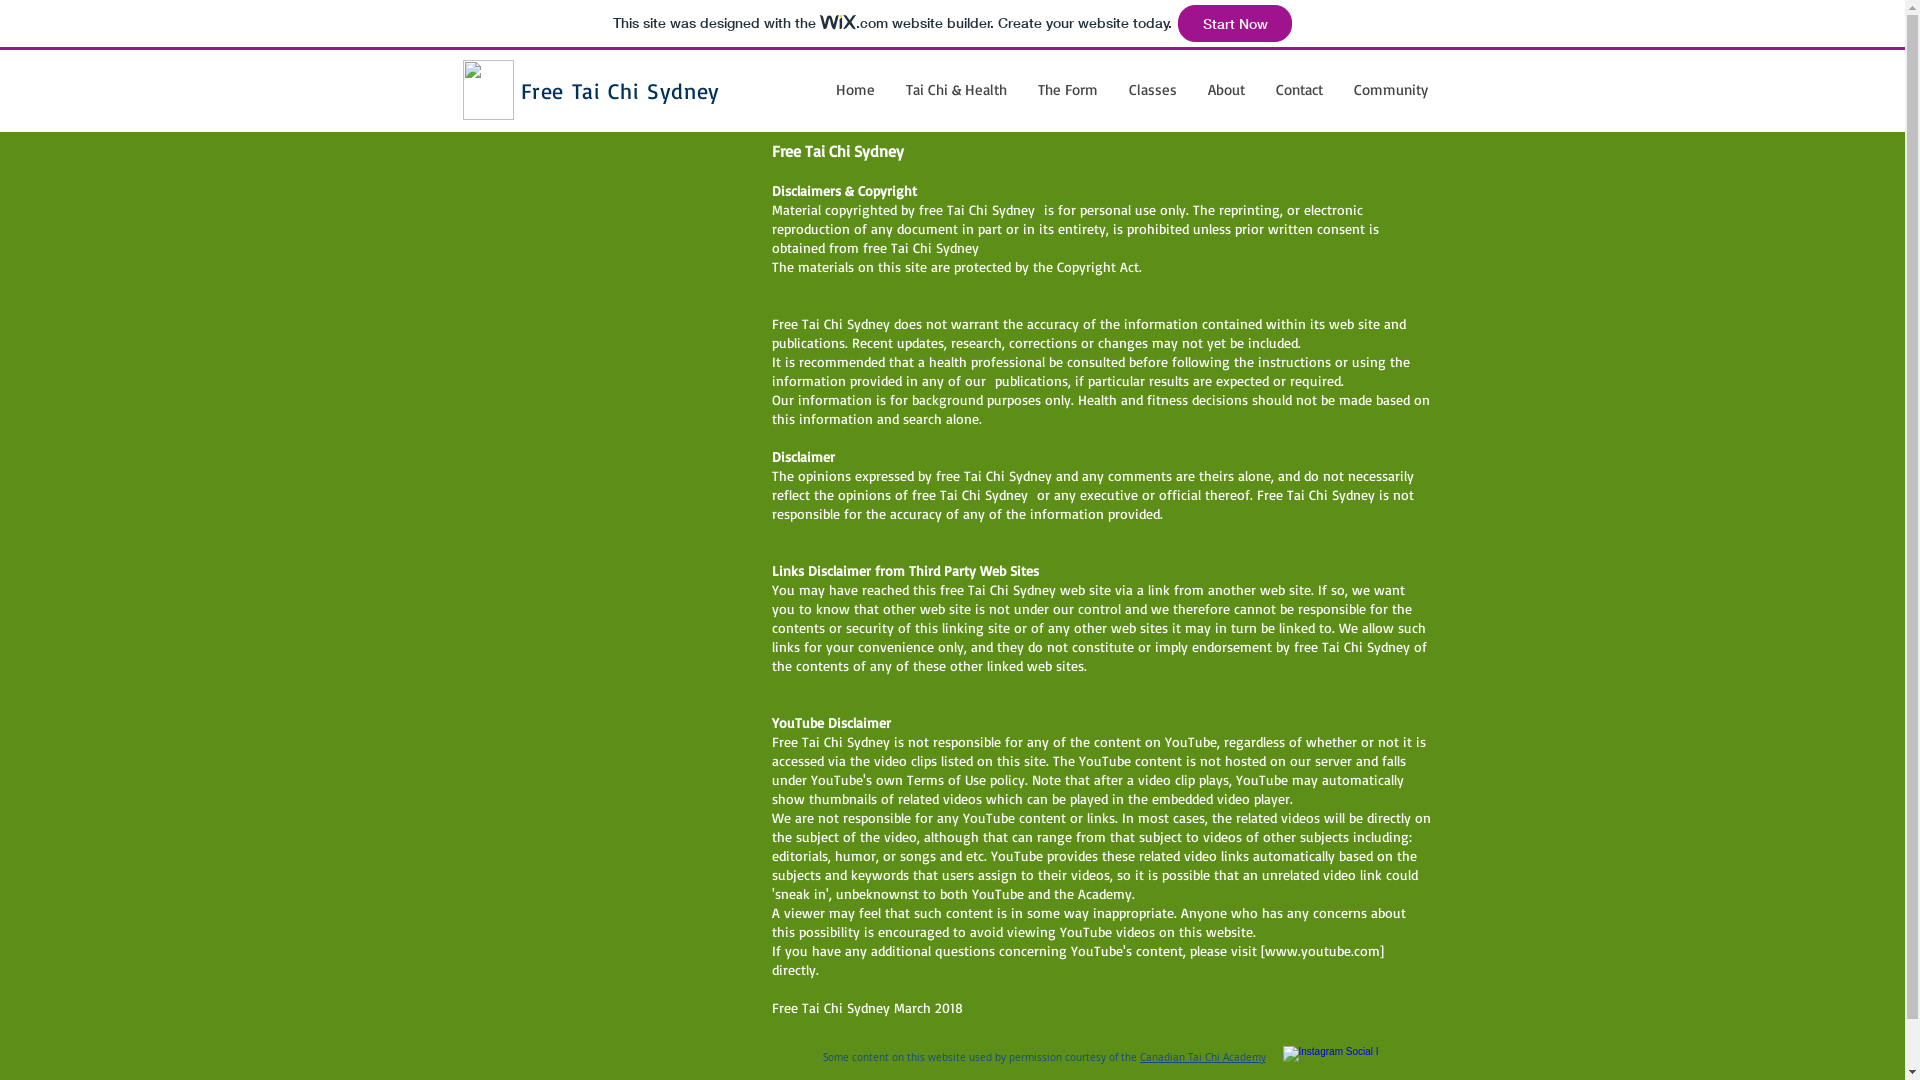 The height and width of the screenshot is (1080, 1920). What do you see at coordinates (1321, 949) in the screenshot?
I see `'www.youtube.com'` at bounding box center [1321, 949].